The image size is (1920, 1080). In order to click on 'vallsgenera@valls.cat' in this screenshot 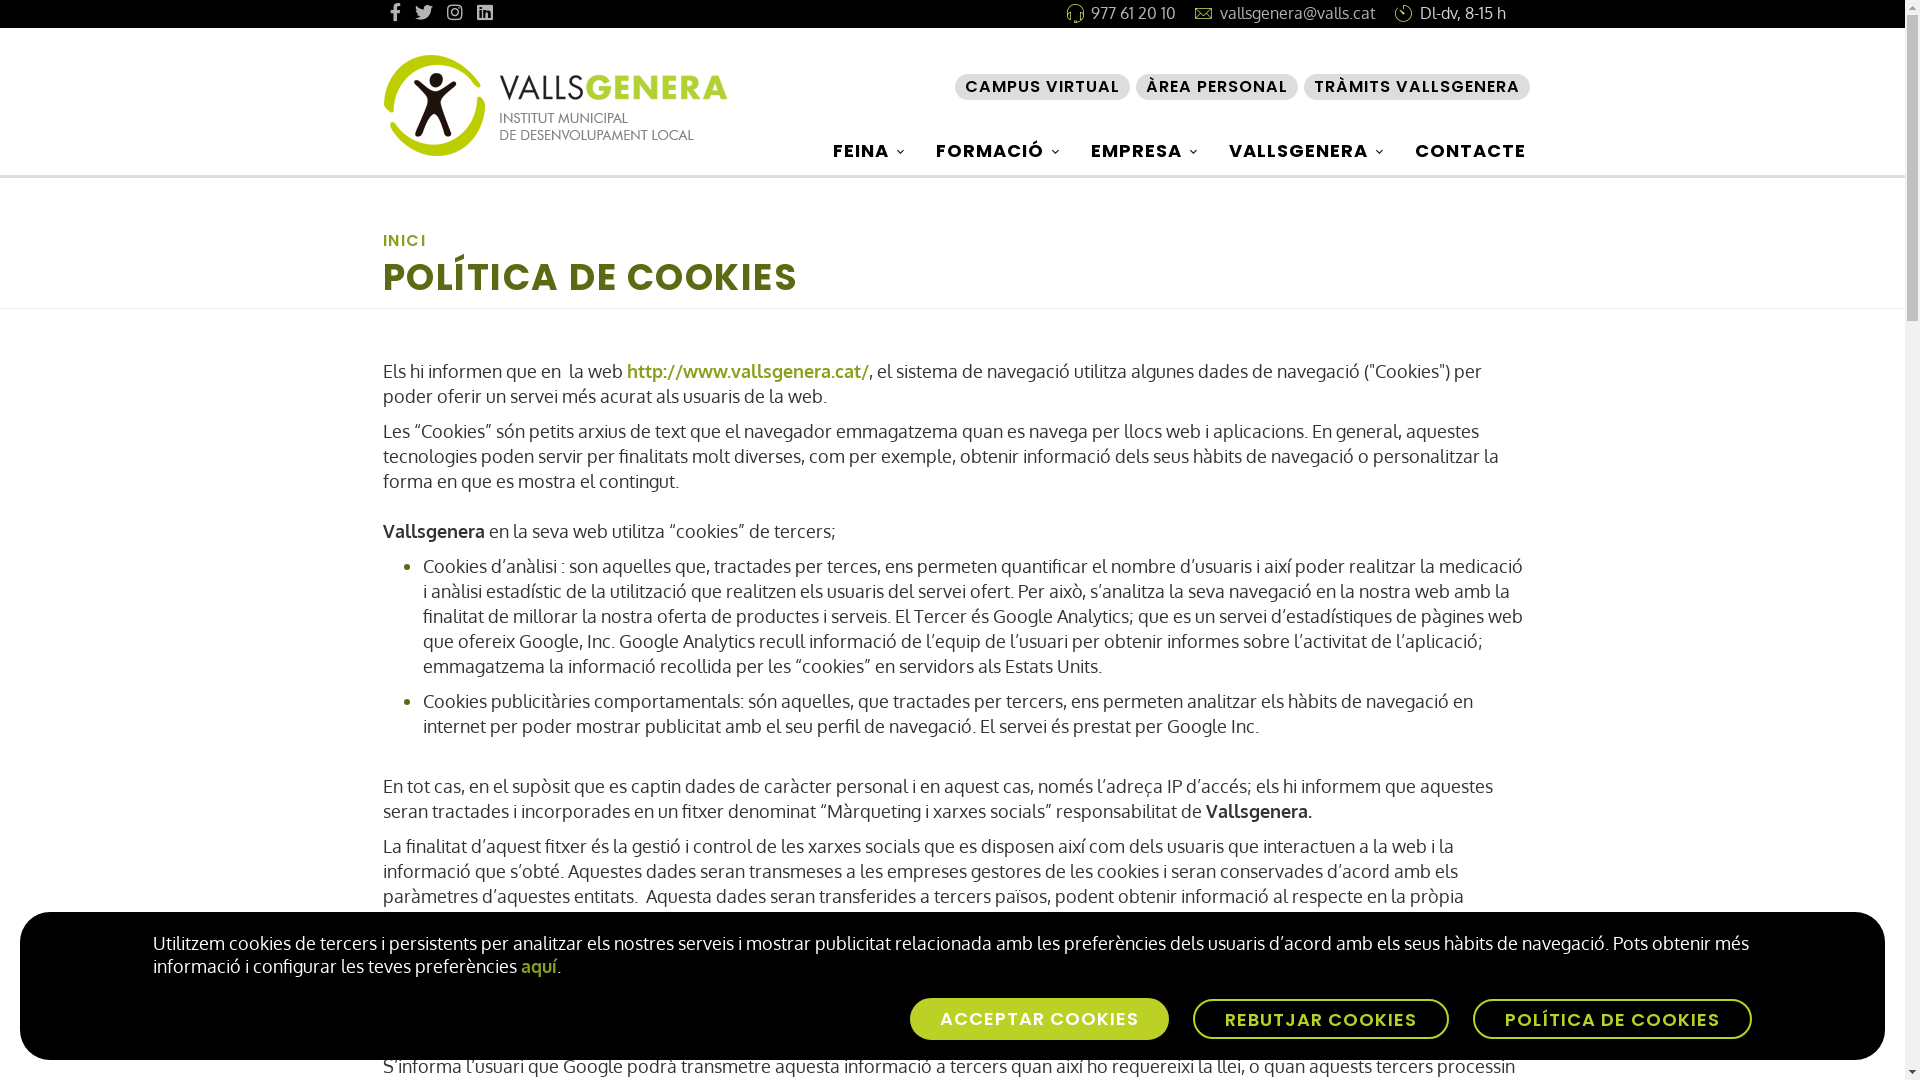, I will do `click(1218, 12)`.